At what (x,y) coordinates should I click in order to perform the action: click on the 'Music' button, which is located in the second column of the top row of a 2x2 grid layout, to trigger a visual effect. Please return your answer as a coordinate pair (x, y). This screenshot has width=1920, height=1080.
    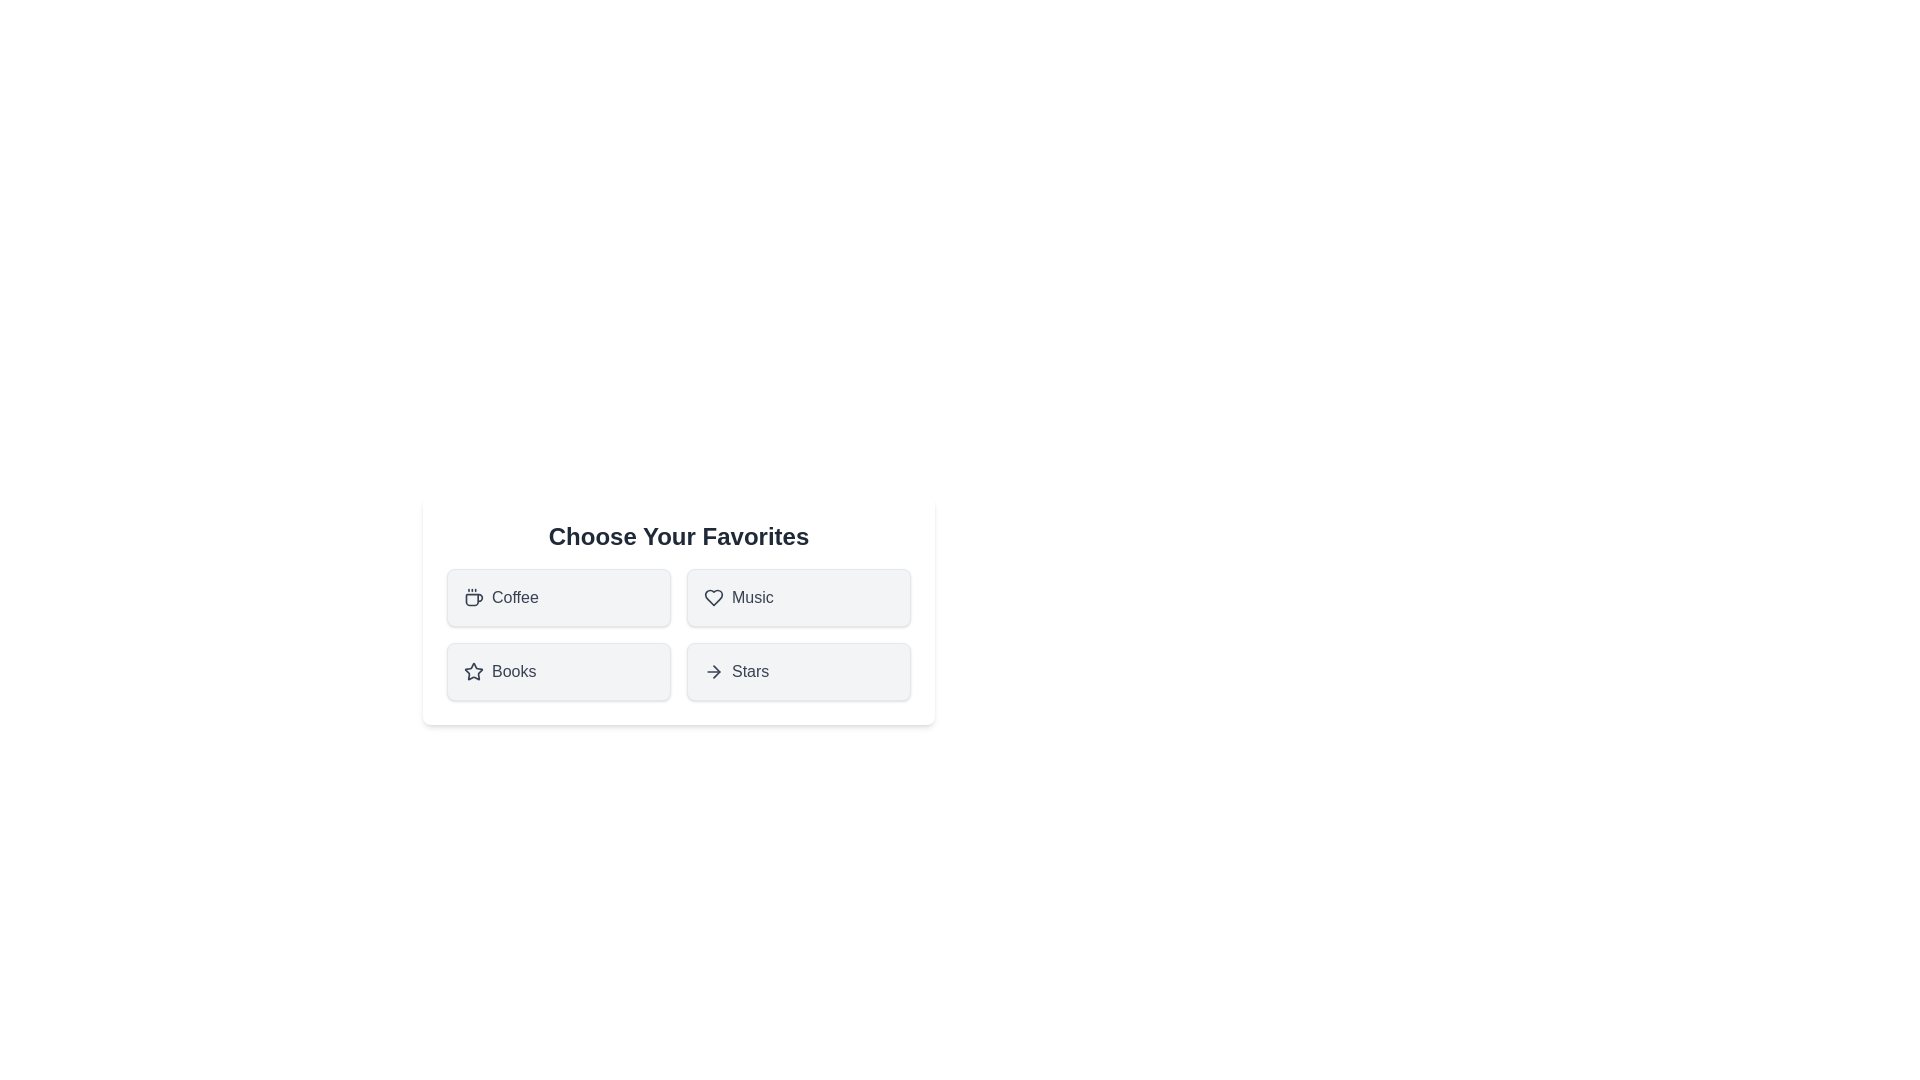
    Looking at the image, I should click on (797, 596).